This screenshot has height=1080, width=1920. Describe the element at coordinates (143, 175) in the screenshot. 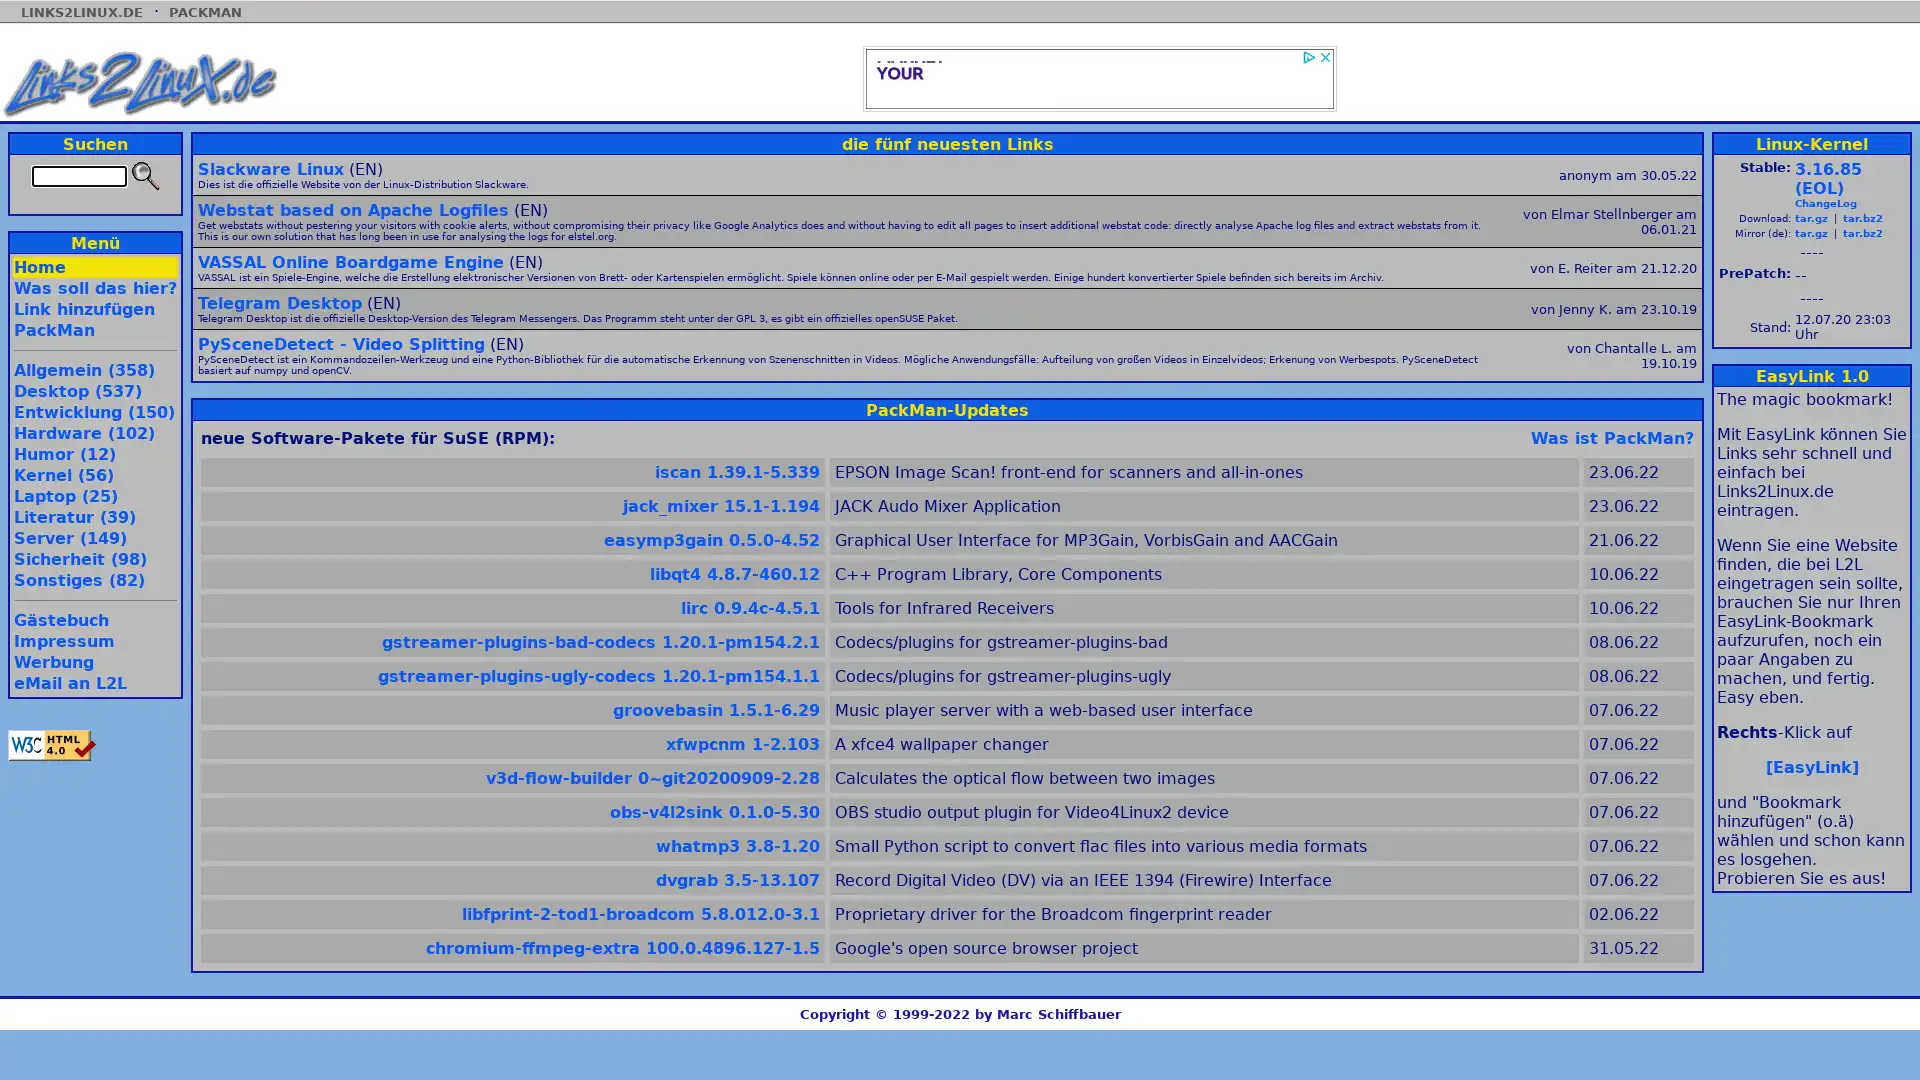

I see `suchen!` at that location.